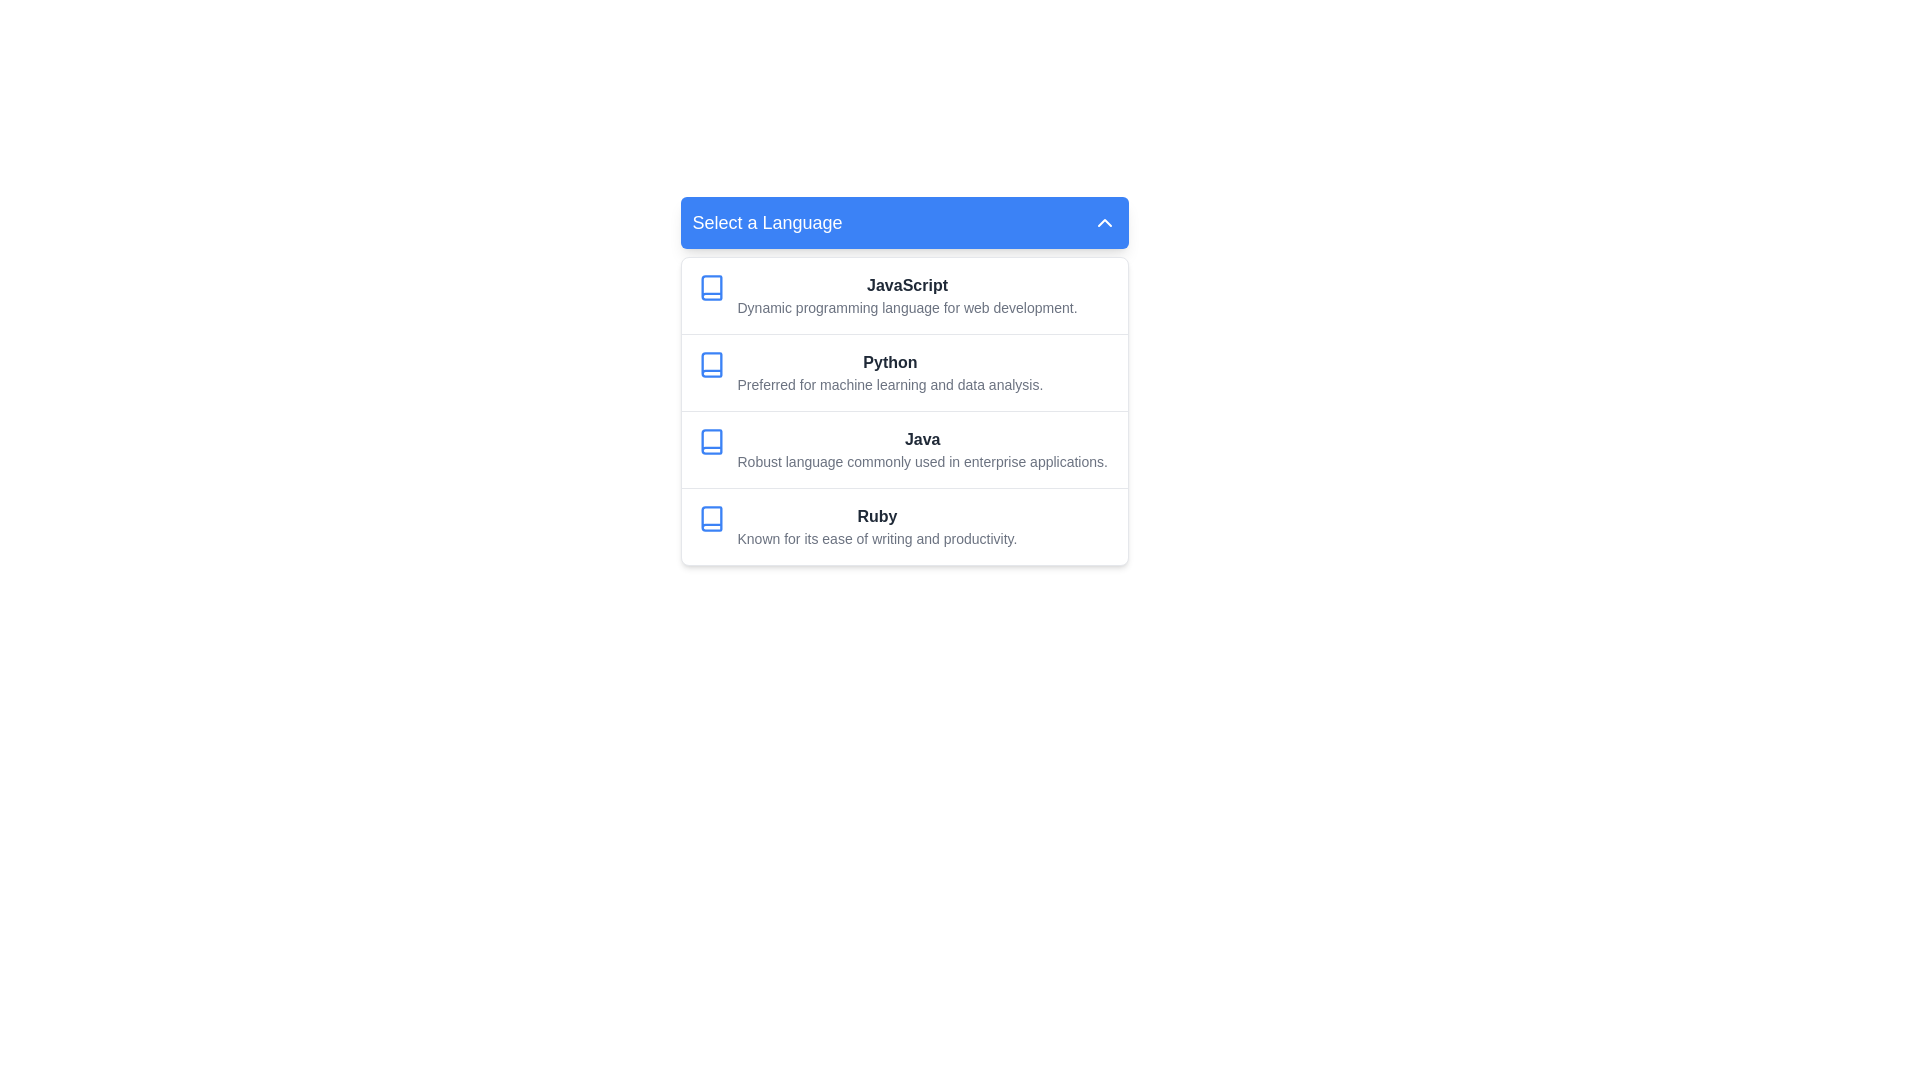  What do you see at coordinates (711, 518) in the screenshot?
I see `the blue book icon representing Ruby, the fourth icon in the vertical list of language options, to inspect its details` at bounding box center [711, 518].